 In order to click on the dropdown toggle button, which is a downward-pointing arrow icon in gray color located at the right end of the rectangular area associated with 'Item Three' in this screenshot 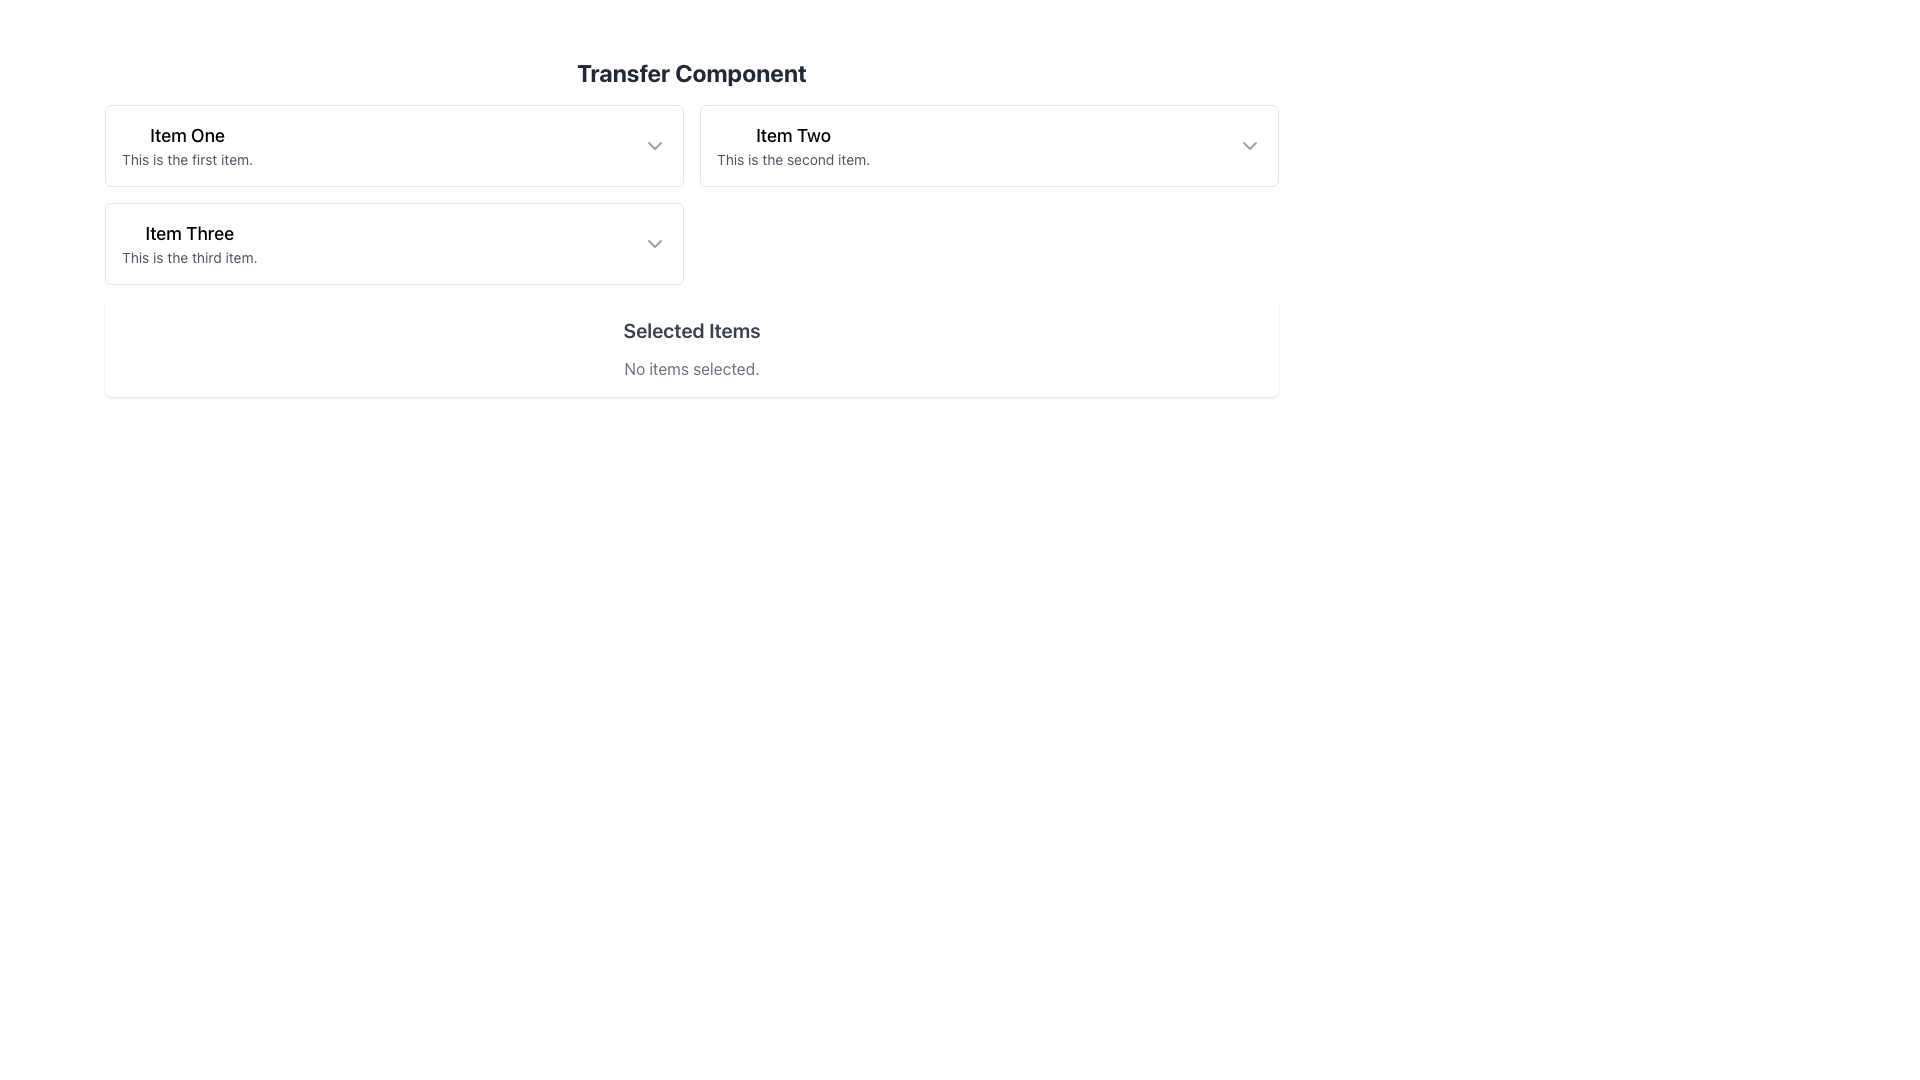, I will do `click(654, 242)`.